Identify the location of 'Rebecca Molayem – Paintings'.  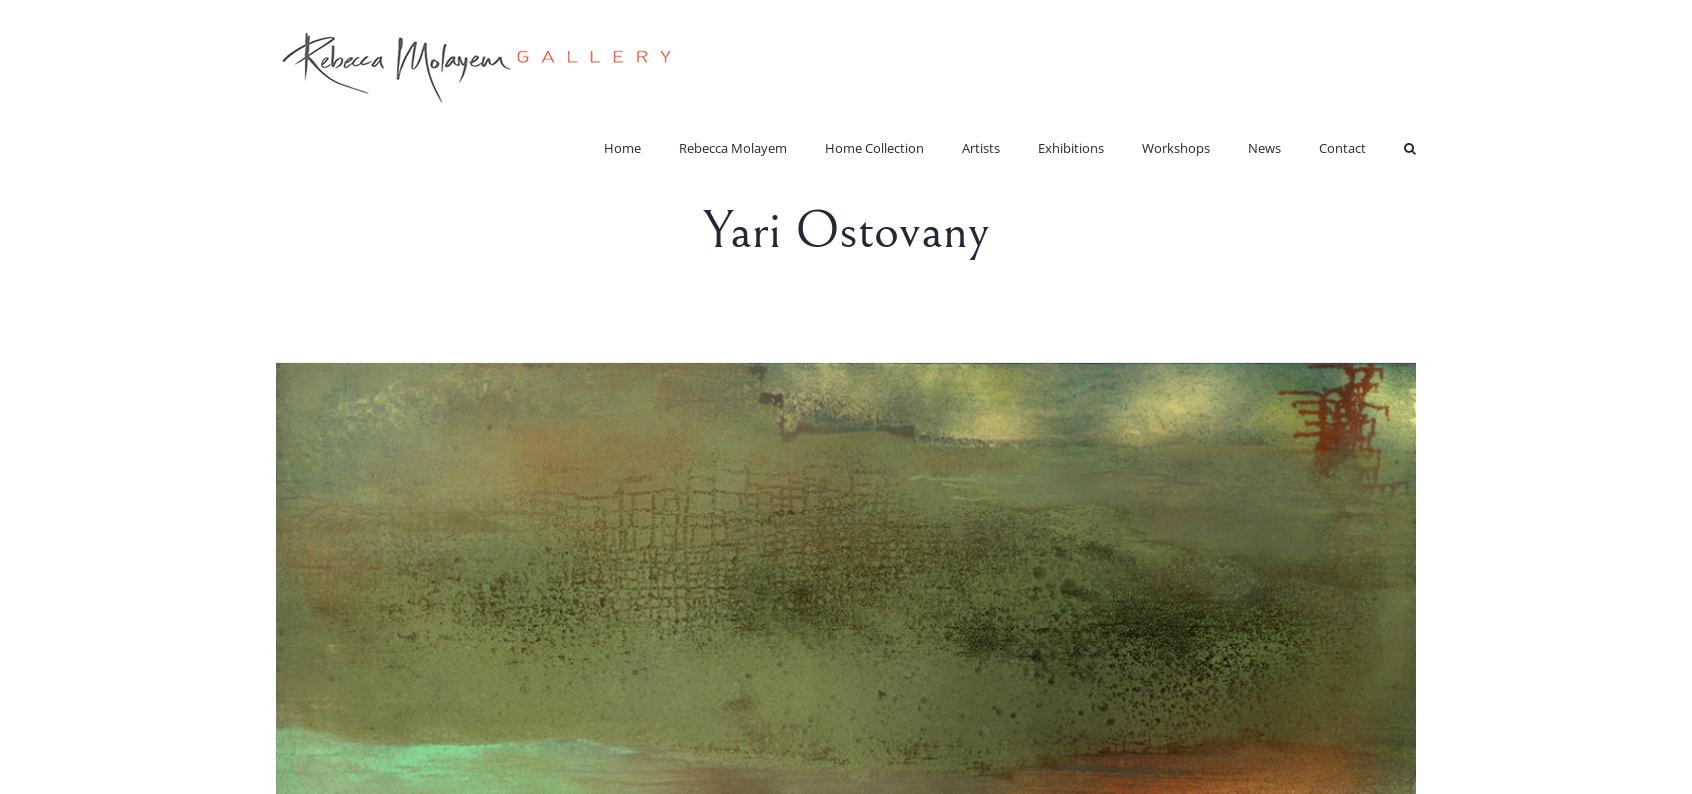
(757, 194).